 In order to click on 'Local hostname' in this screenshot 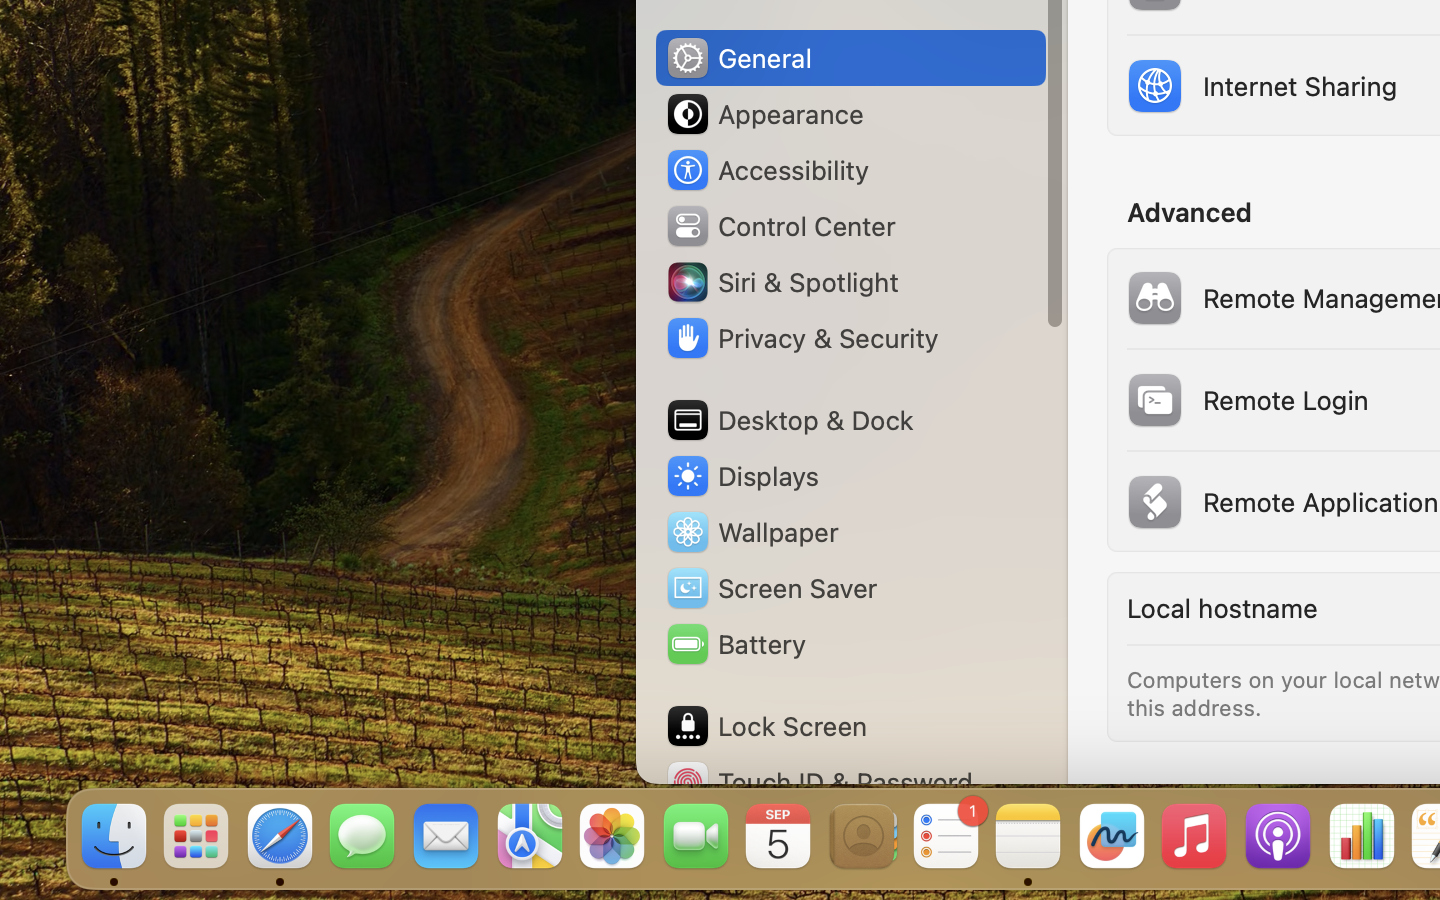, I will do `click(1219, 608)`.